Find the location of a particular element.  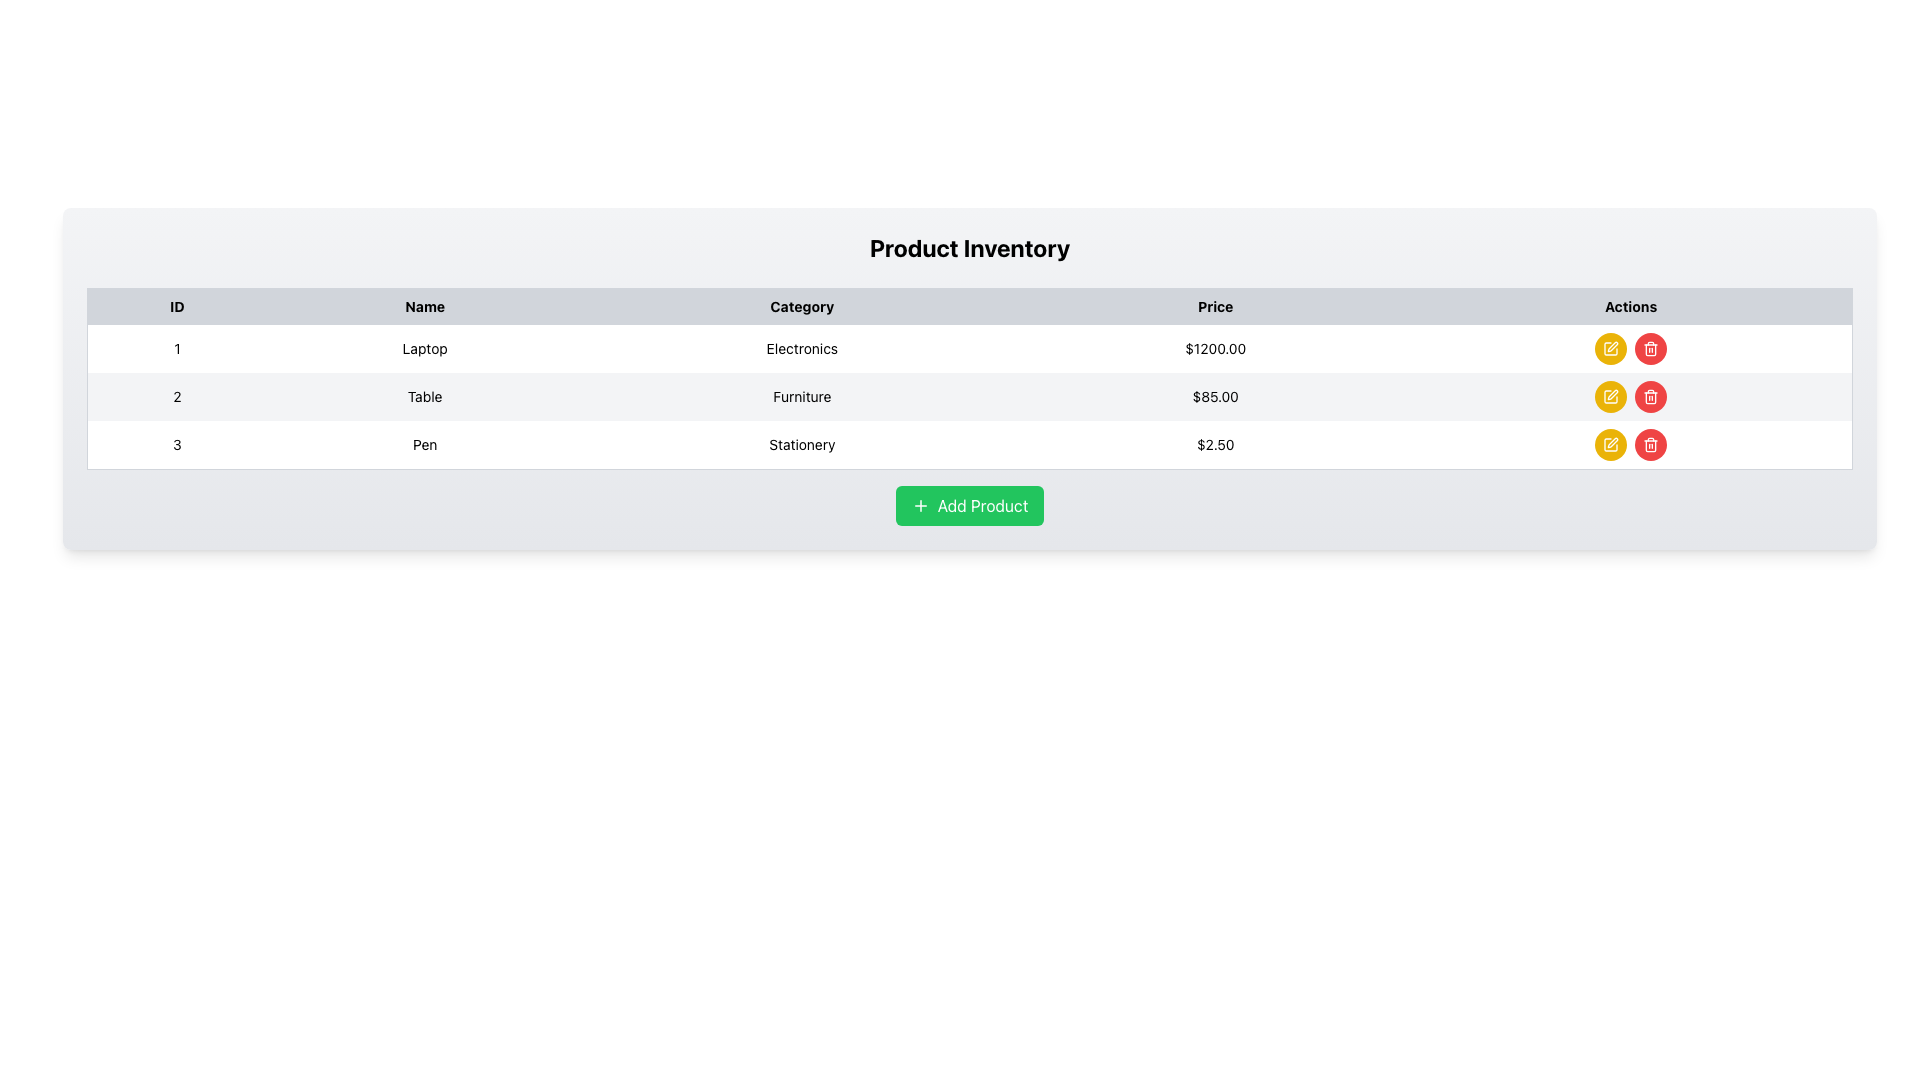

the static text label that serves as the title for the 'Actions' column in the table header, which is the fifth column header located at the far right of the row is located at coordinates (1631, 306).